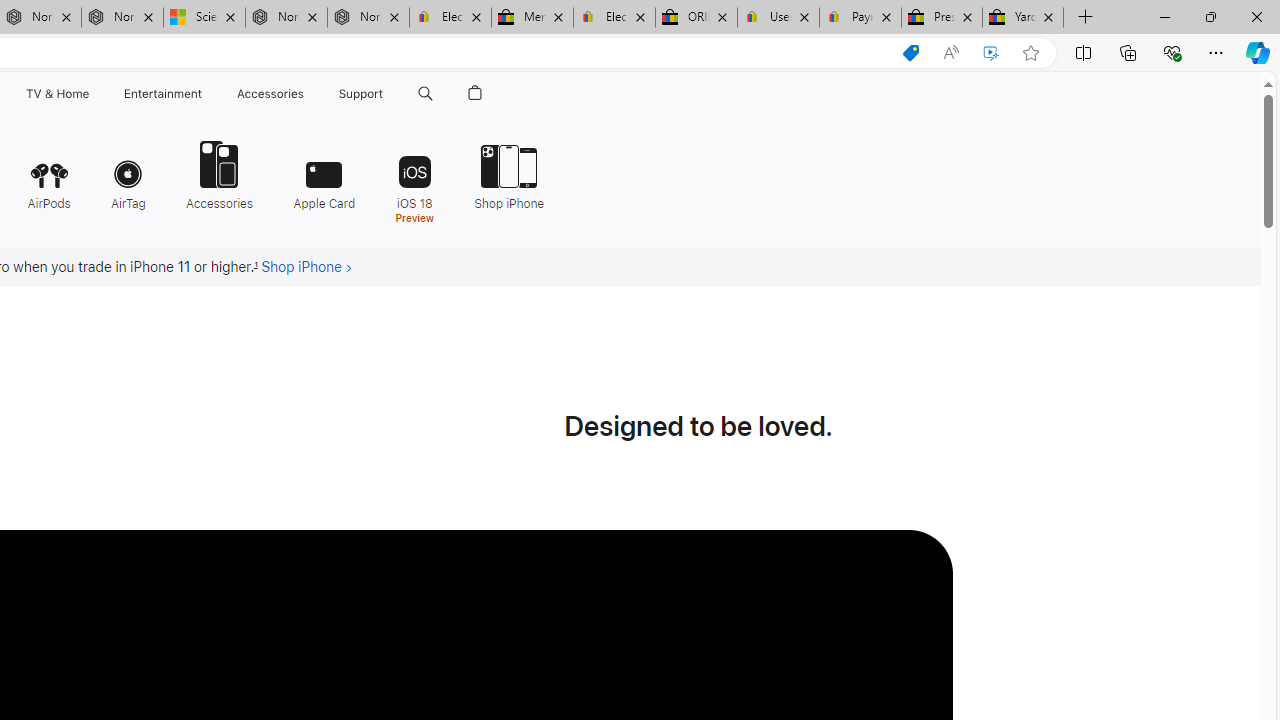  Describe the element at coordinates (509, 172) in the screenshot. I see `'Shop iPhone'` at that location.